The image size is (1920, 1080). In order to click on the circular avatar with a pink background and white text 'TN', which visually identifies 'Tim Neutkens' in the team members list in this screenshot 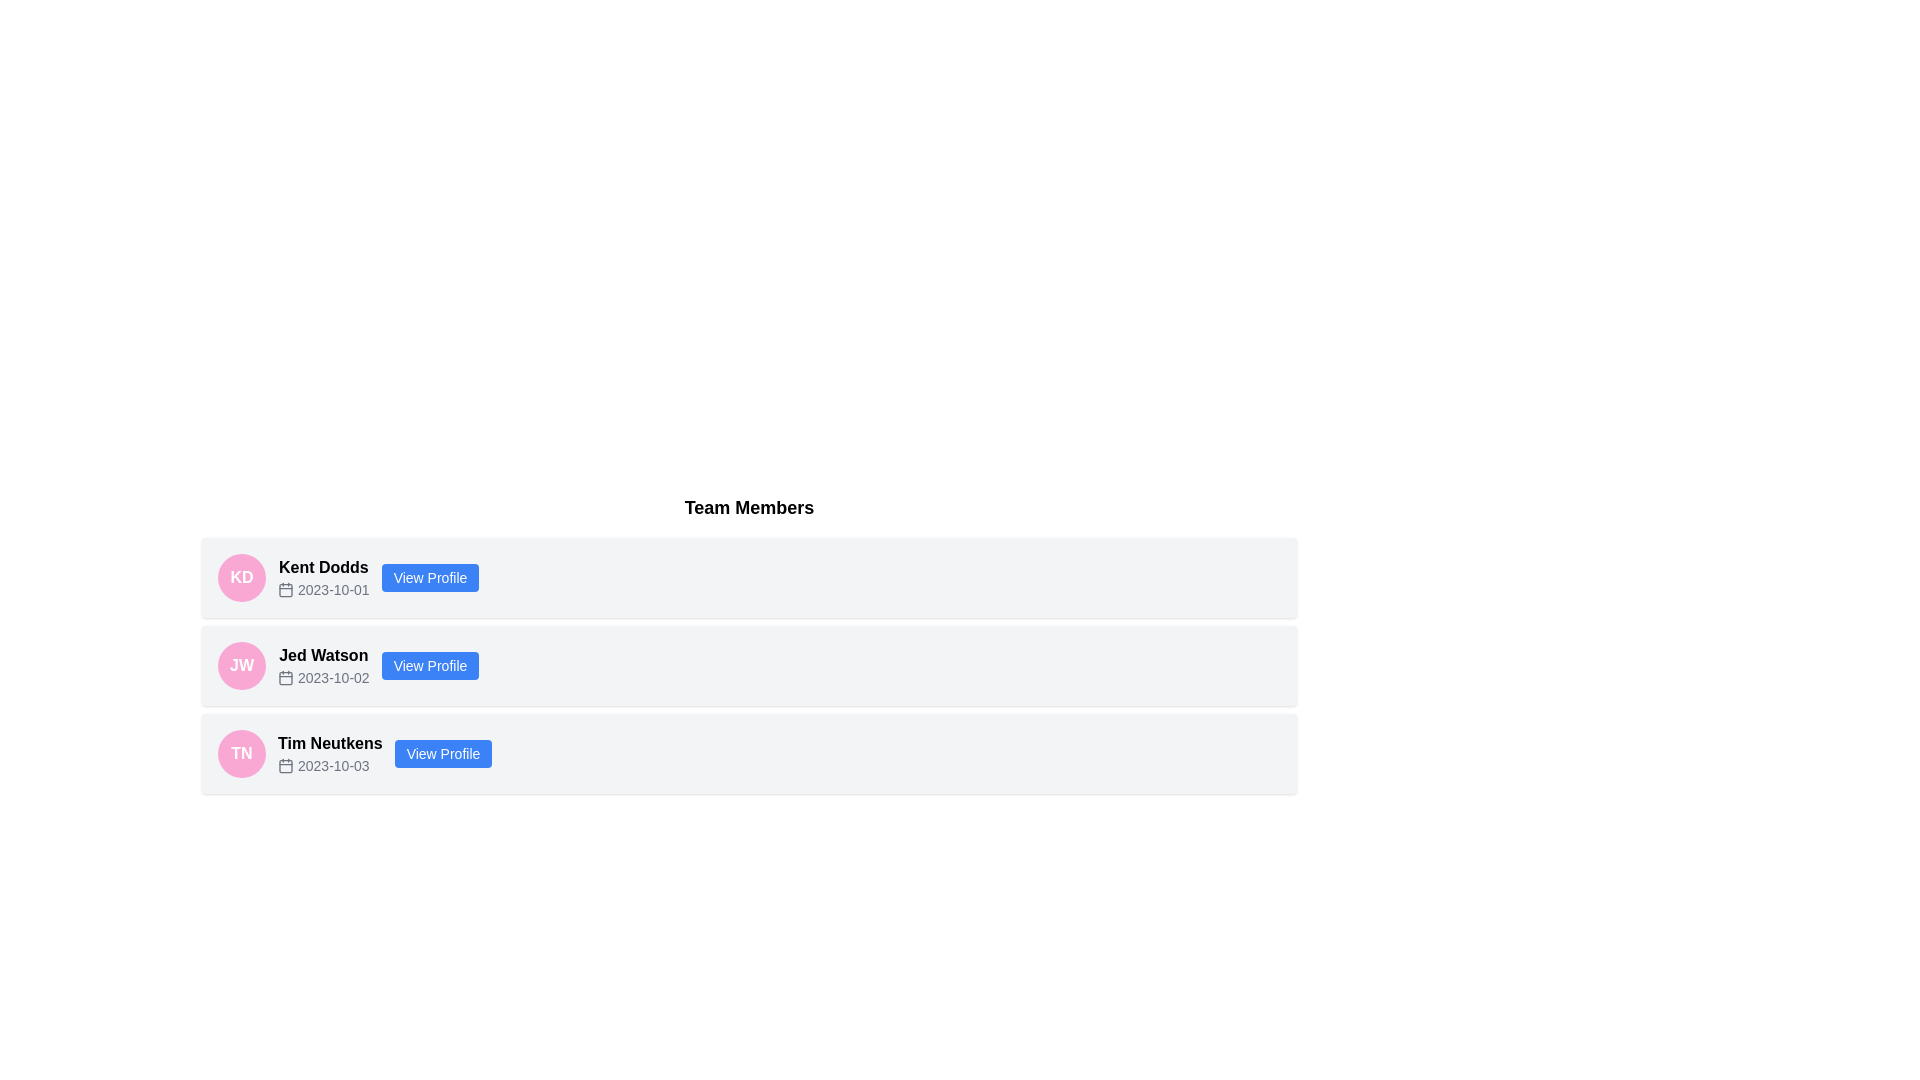, I will do `click(240, 753)`.